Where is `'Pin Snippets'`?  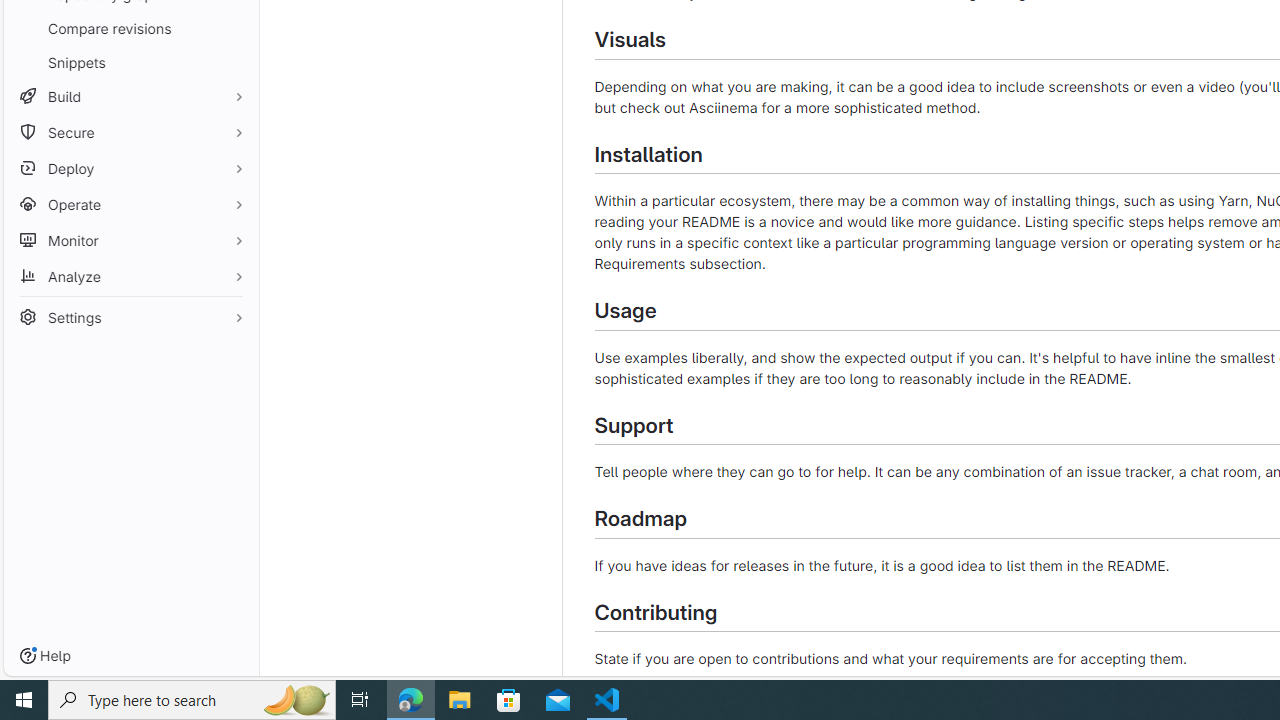 'Pin Snippets' is located at coordinates (234, 61).